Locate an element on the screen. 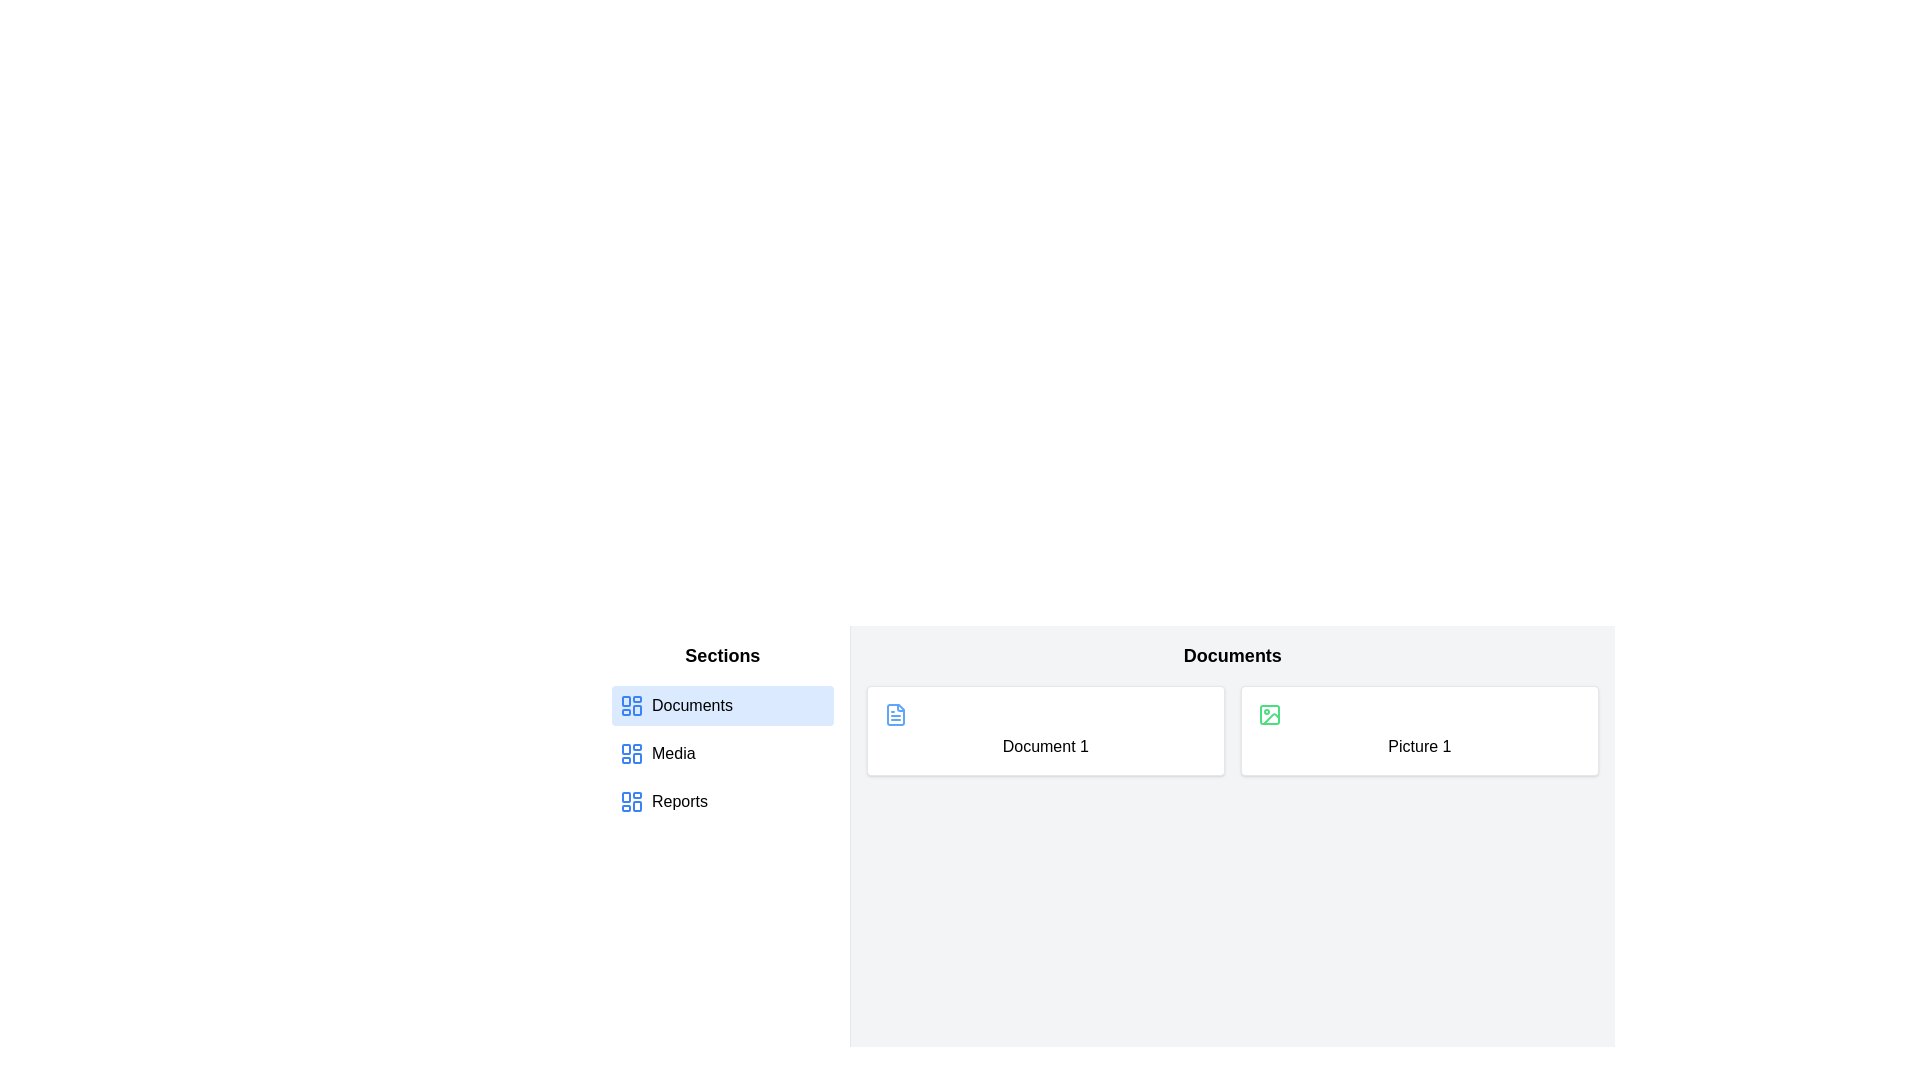 The image size is (1920, 1080). the first navigation menu item labeled 'Documents' is located at coordinates (721, 704).